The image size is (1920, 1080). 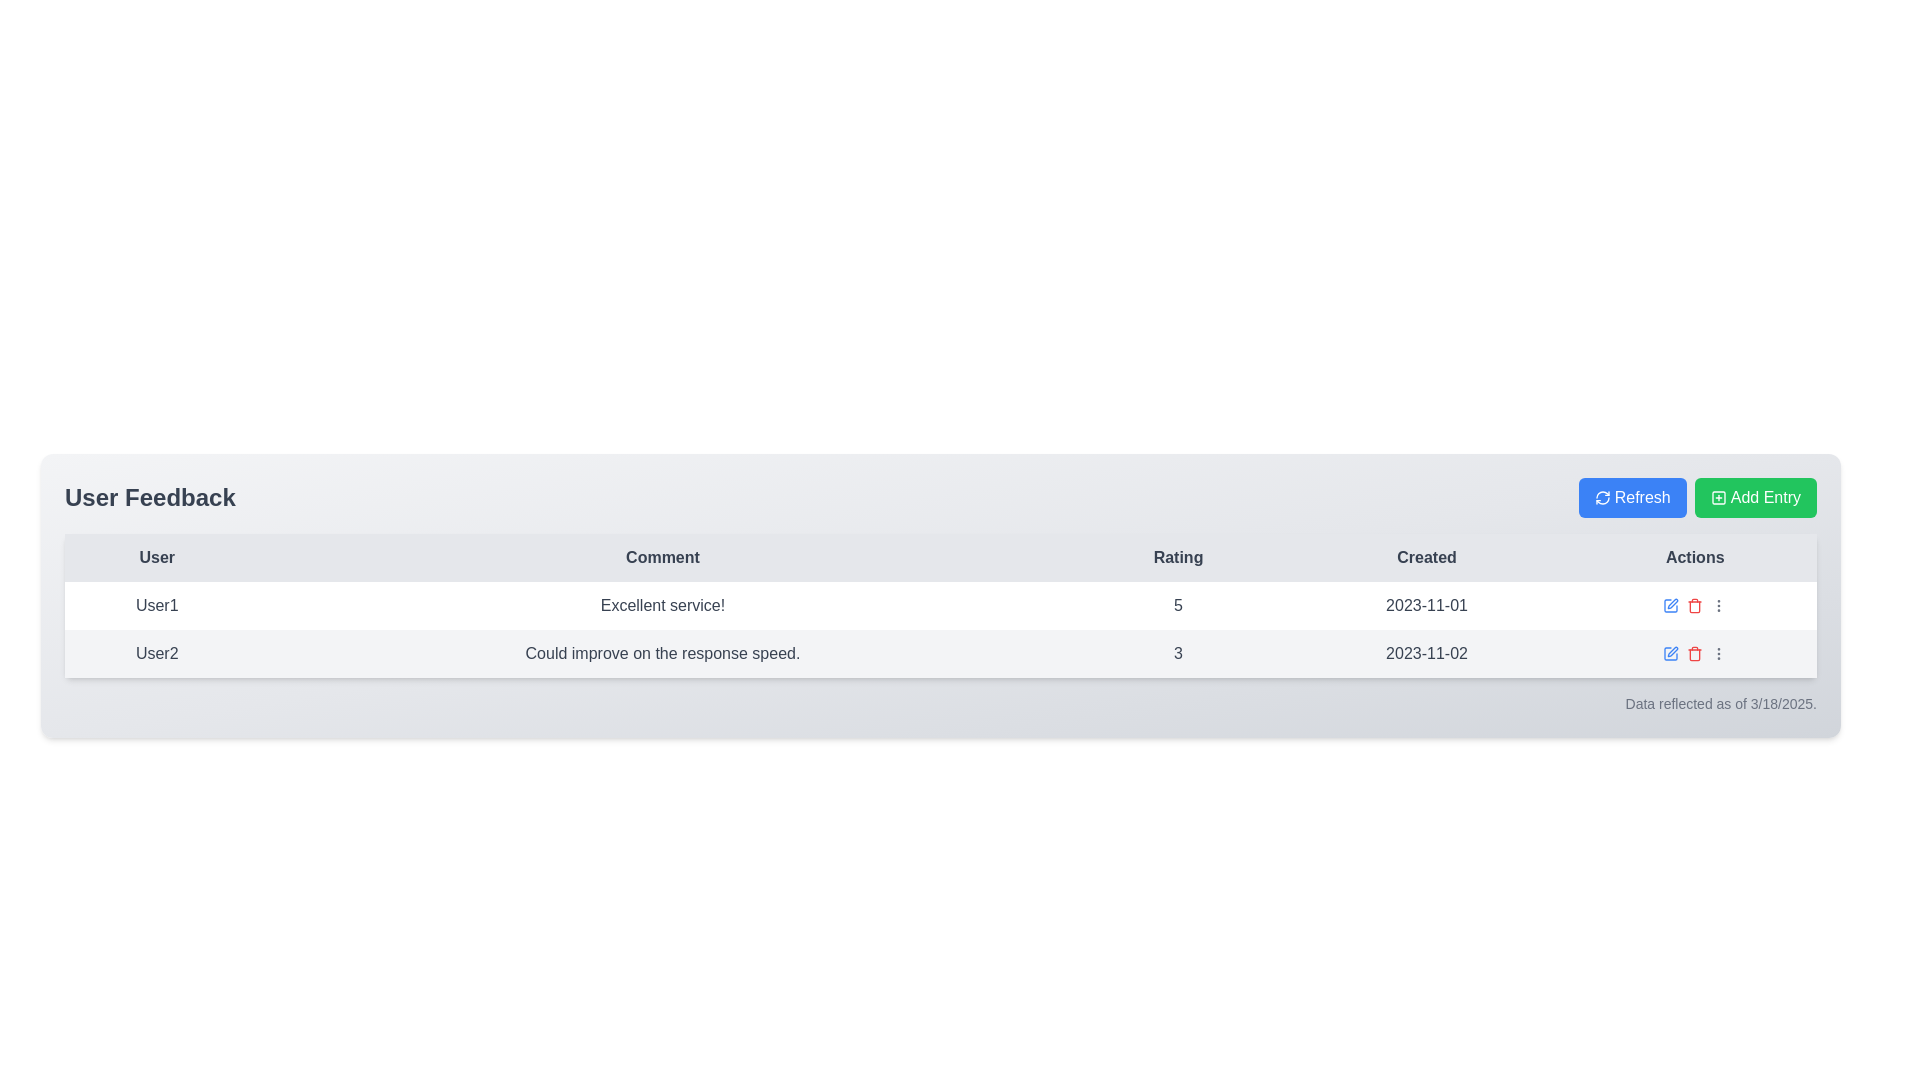 What do you see at coordinates (1720, 703) in the screenshot?
I see `the Label displaying 'Data reflected as of 3/18/2025.' located at the bottom right of the interface` at bounding box center [1720, 703].